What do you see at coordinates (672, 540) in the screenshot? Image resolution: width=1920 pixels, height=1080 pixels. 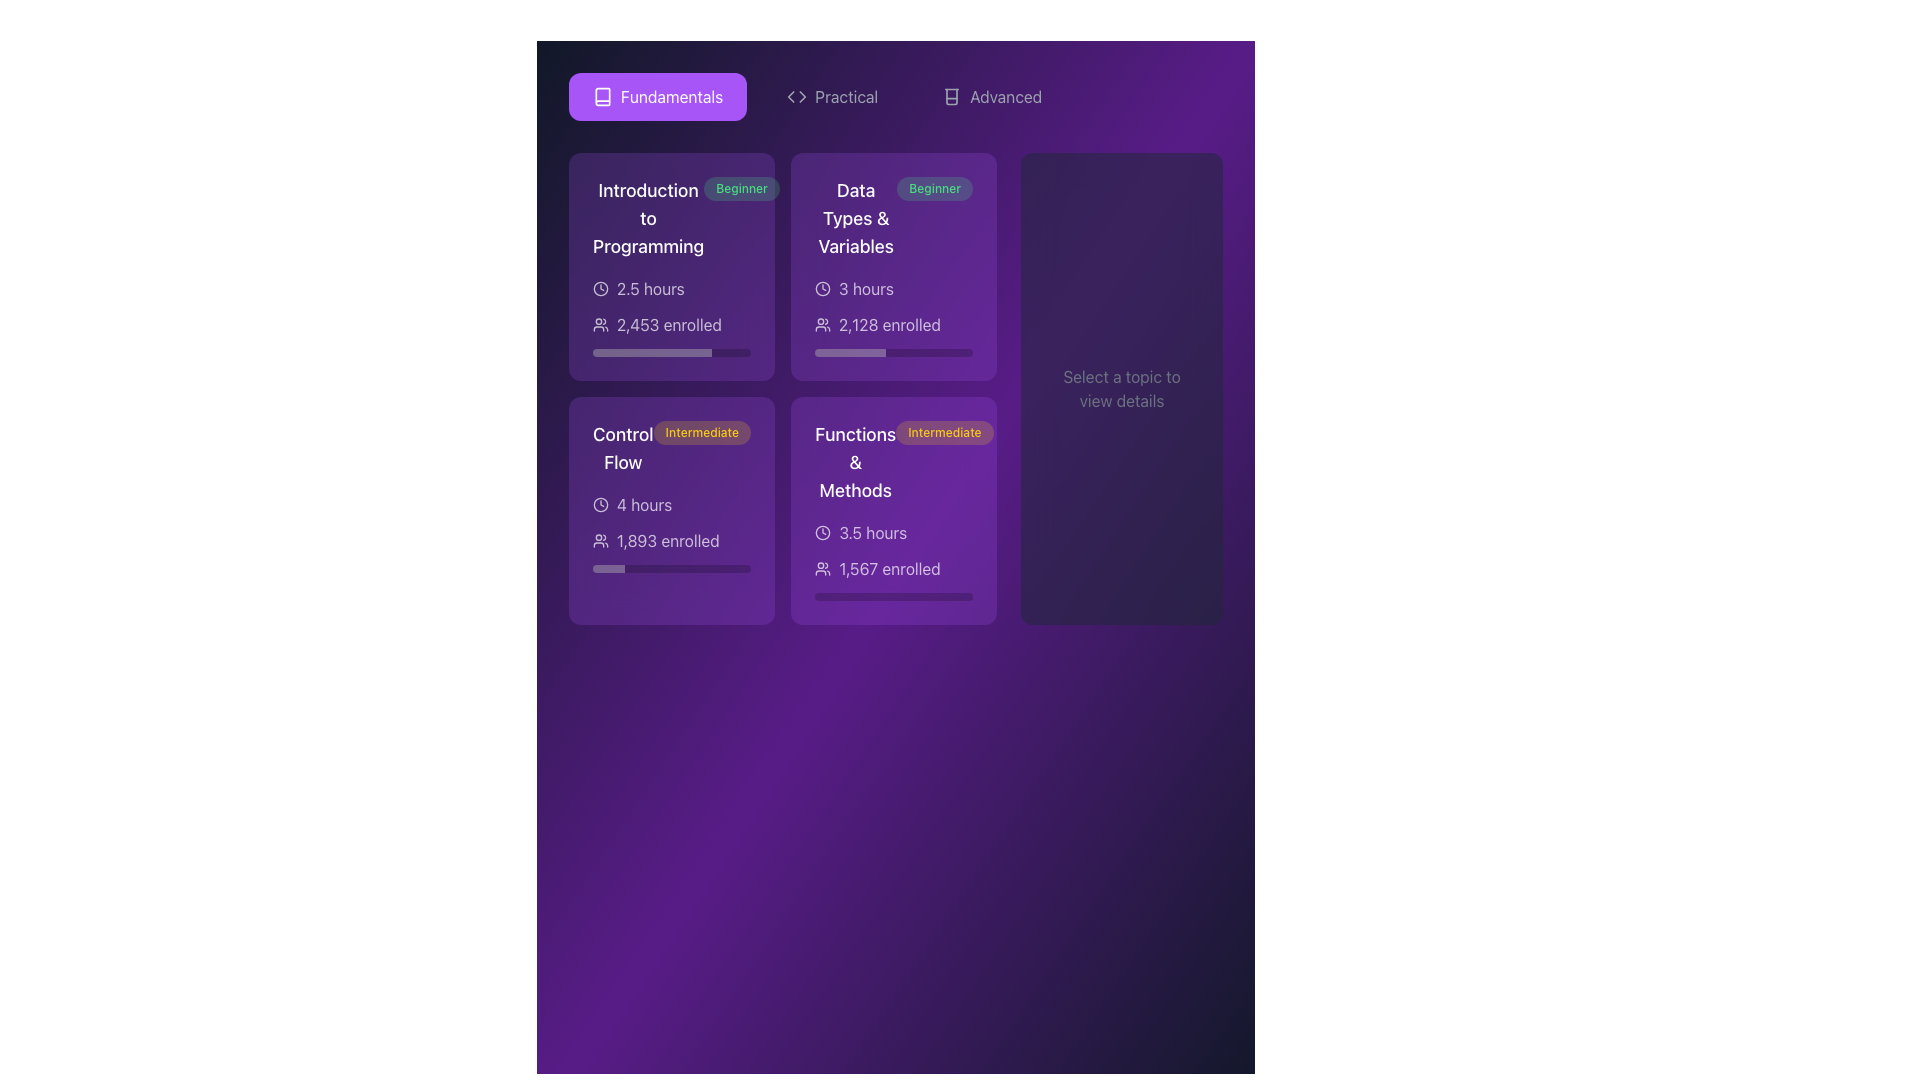 I see `the label indicating the number of users enrolled in the course, located within the 'Control Flow' card, beneath the '4 hours' label and above the horizontal progress bar` at bounding box center [672, 540].